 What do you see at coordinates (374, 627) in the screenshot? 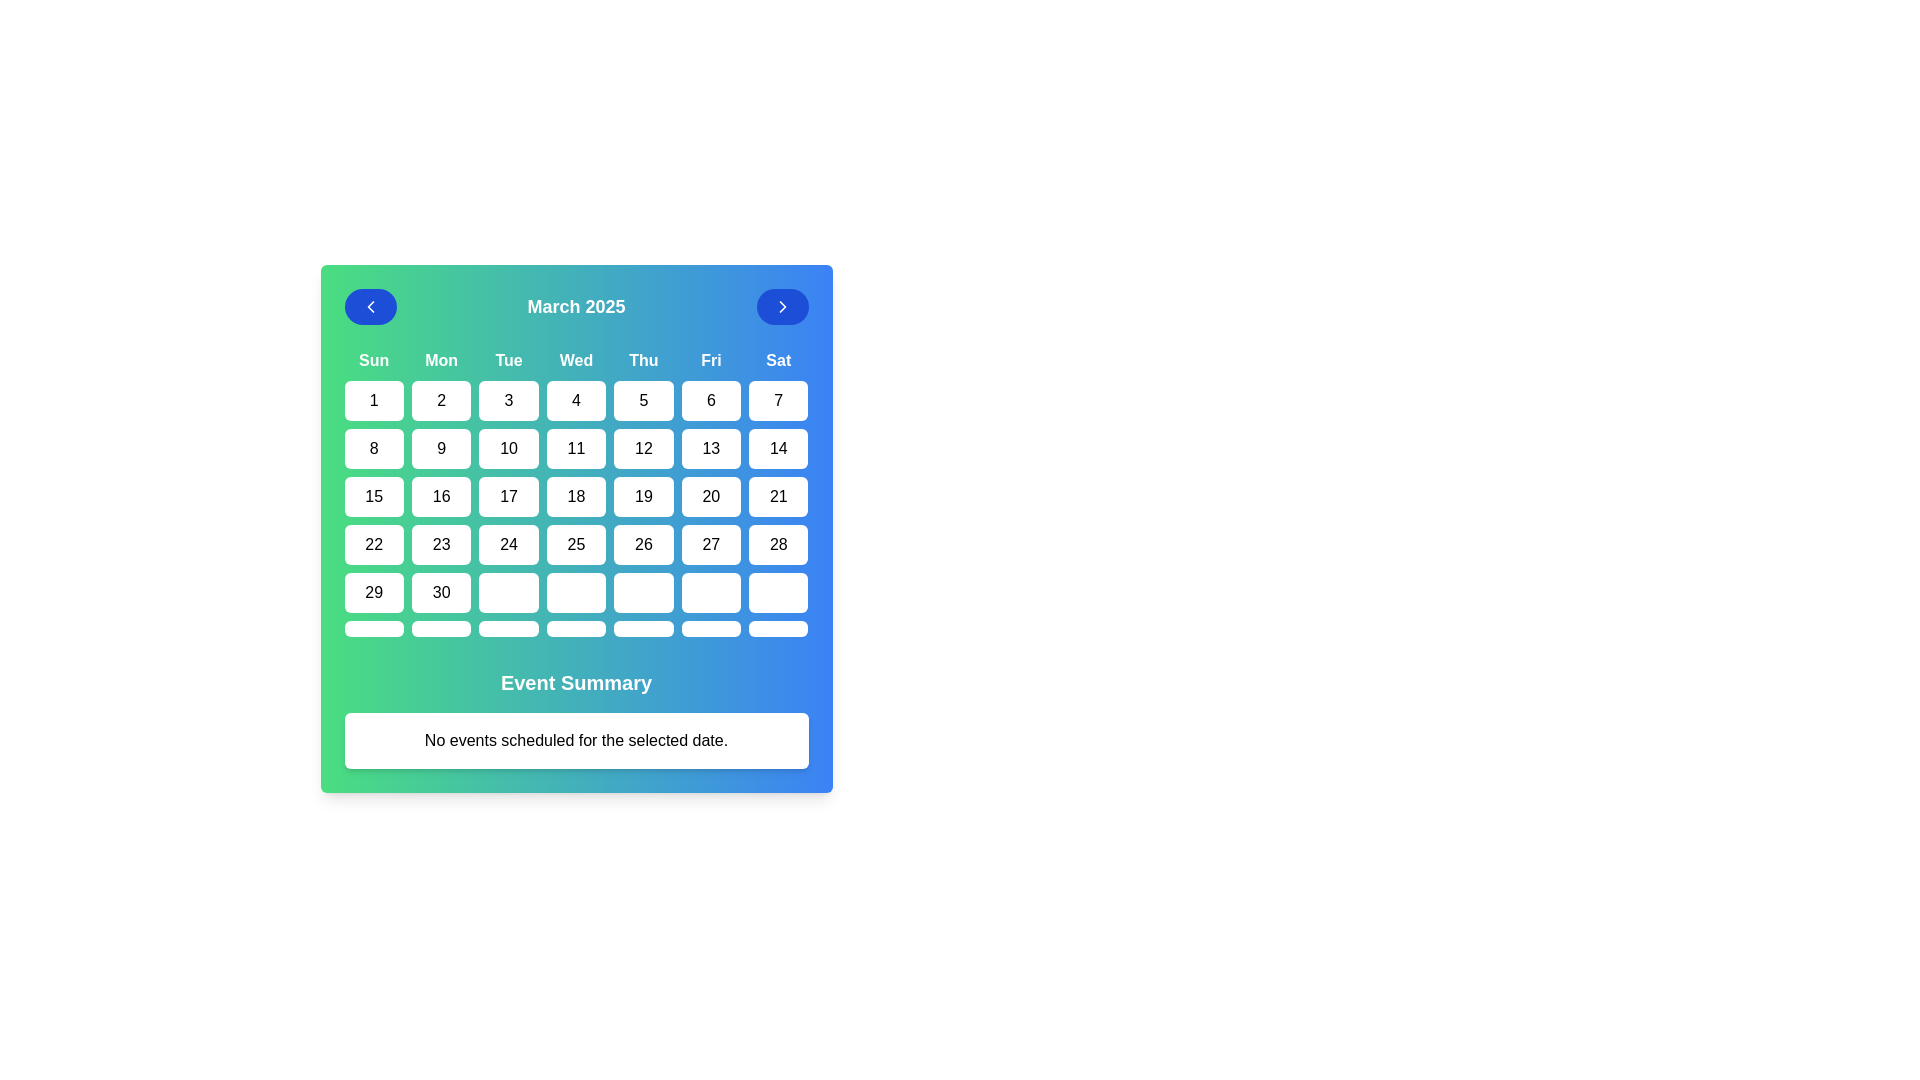
I see `the inactive date slot button in the calendar for March 2025 located in the last row and first column` at bounding box center [374, 627].